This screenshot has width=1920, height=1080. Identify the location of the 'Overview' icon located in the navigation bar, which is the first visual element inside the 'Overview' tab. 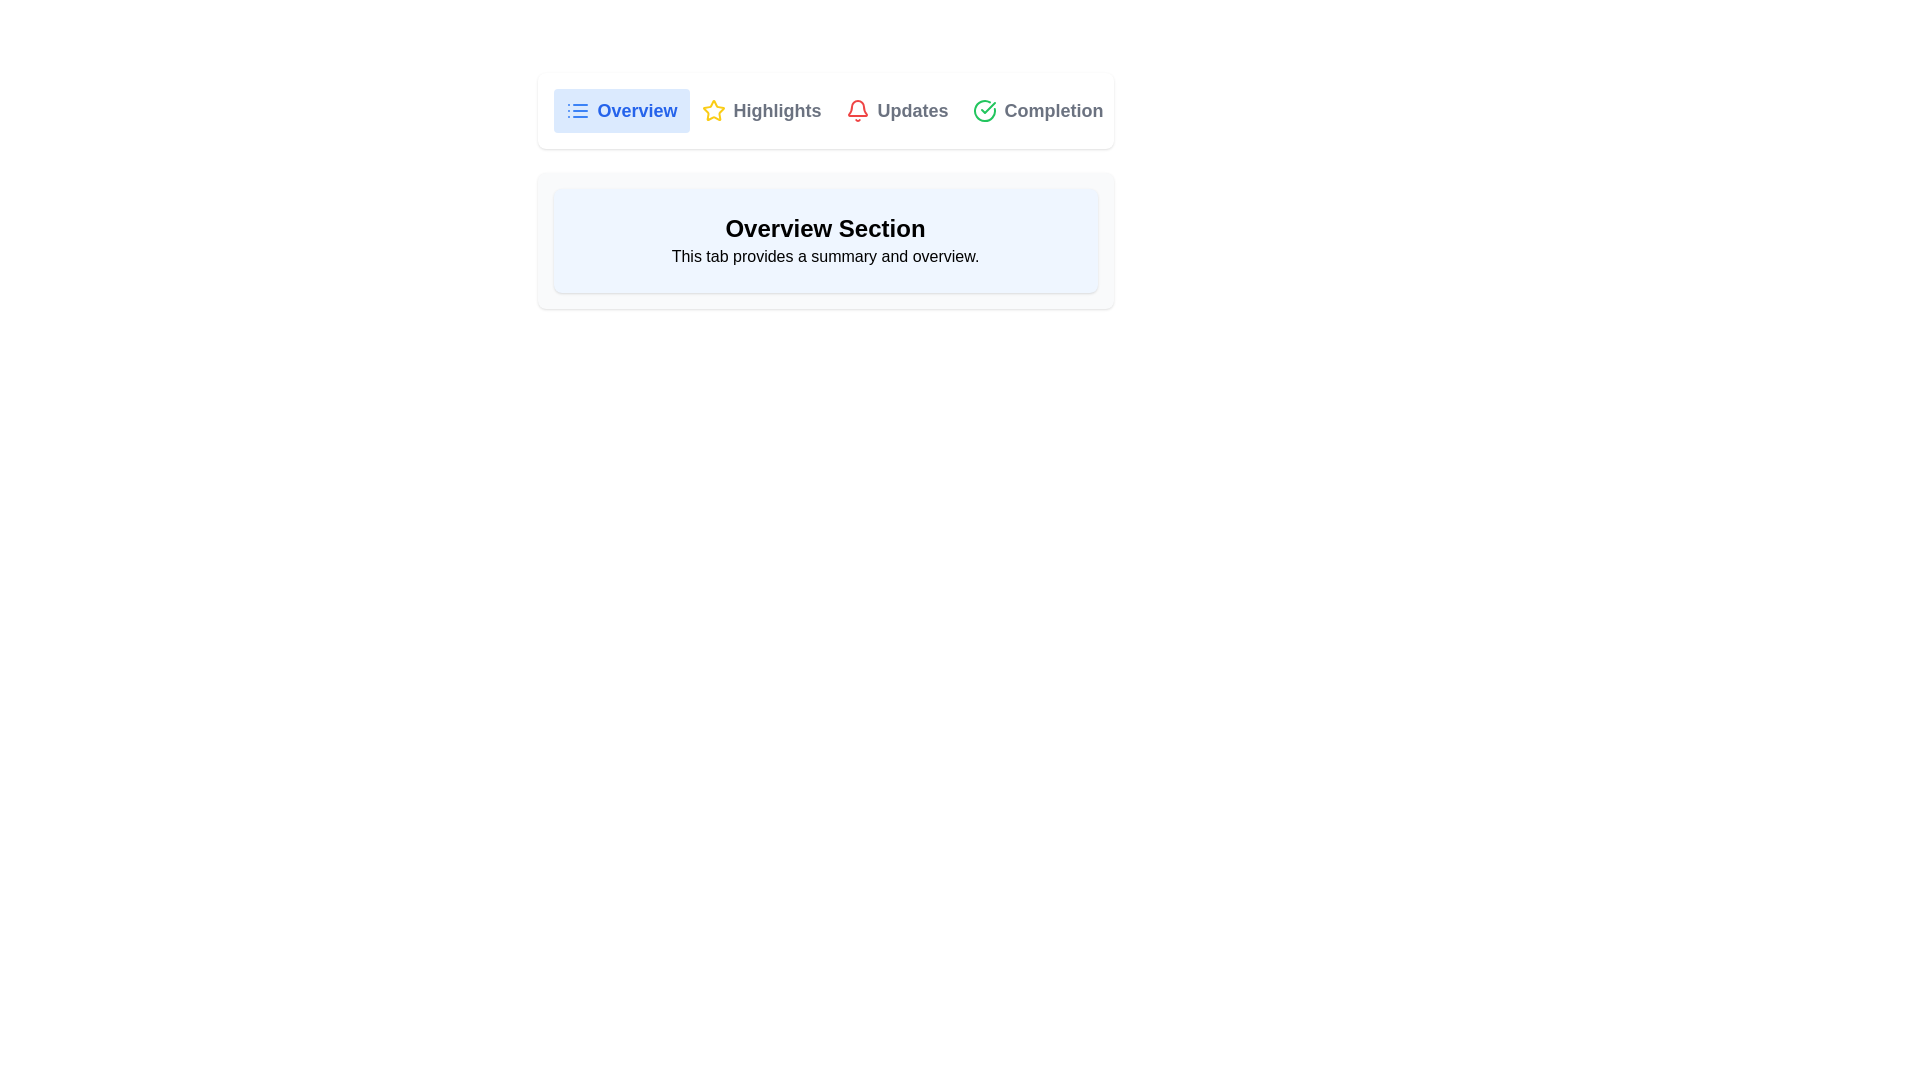
(576, 111).